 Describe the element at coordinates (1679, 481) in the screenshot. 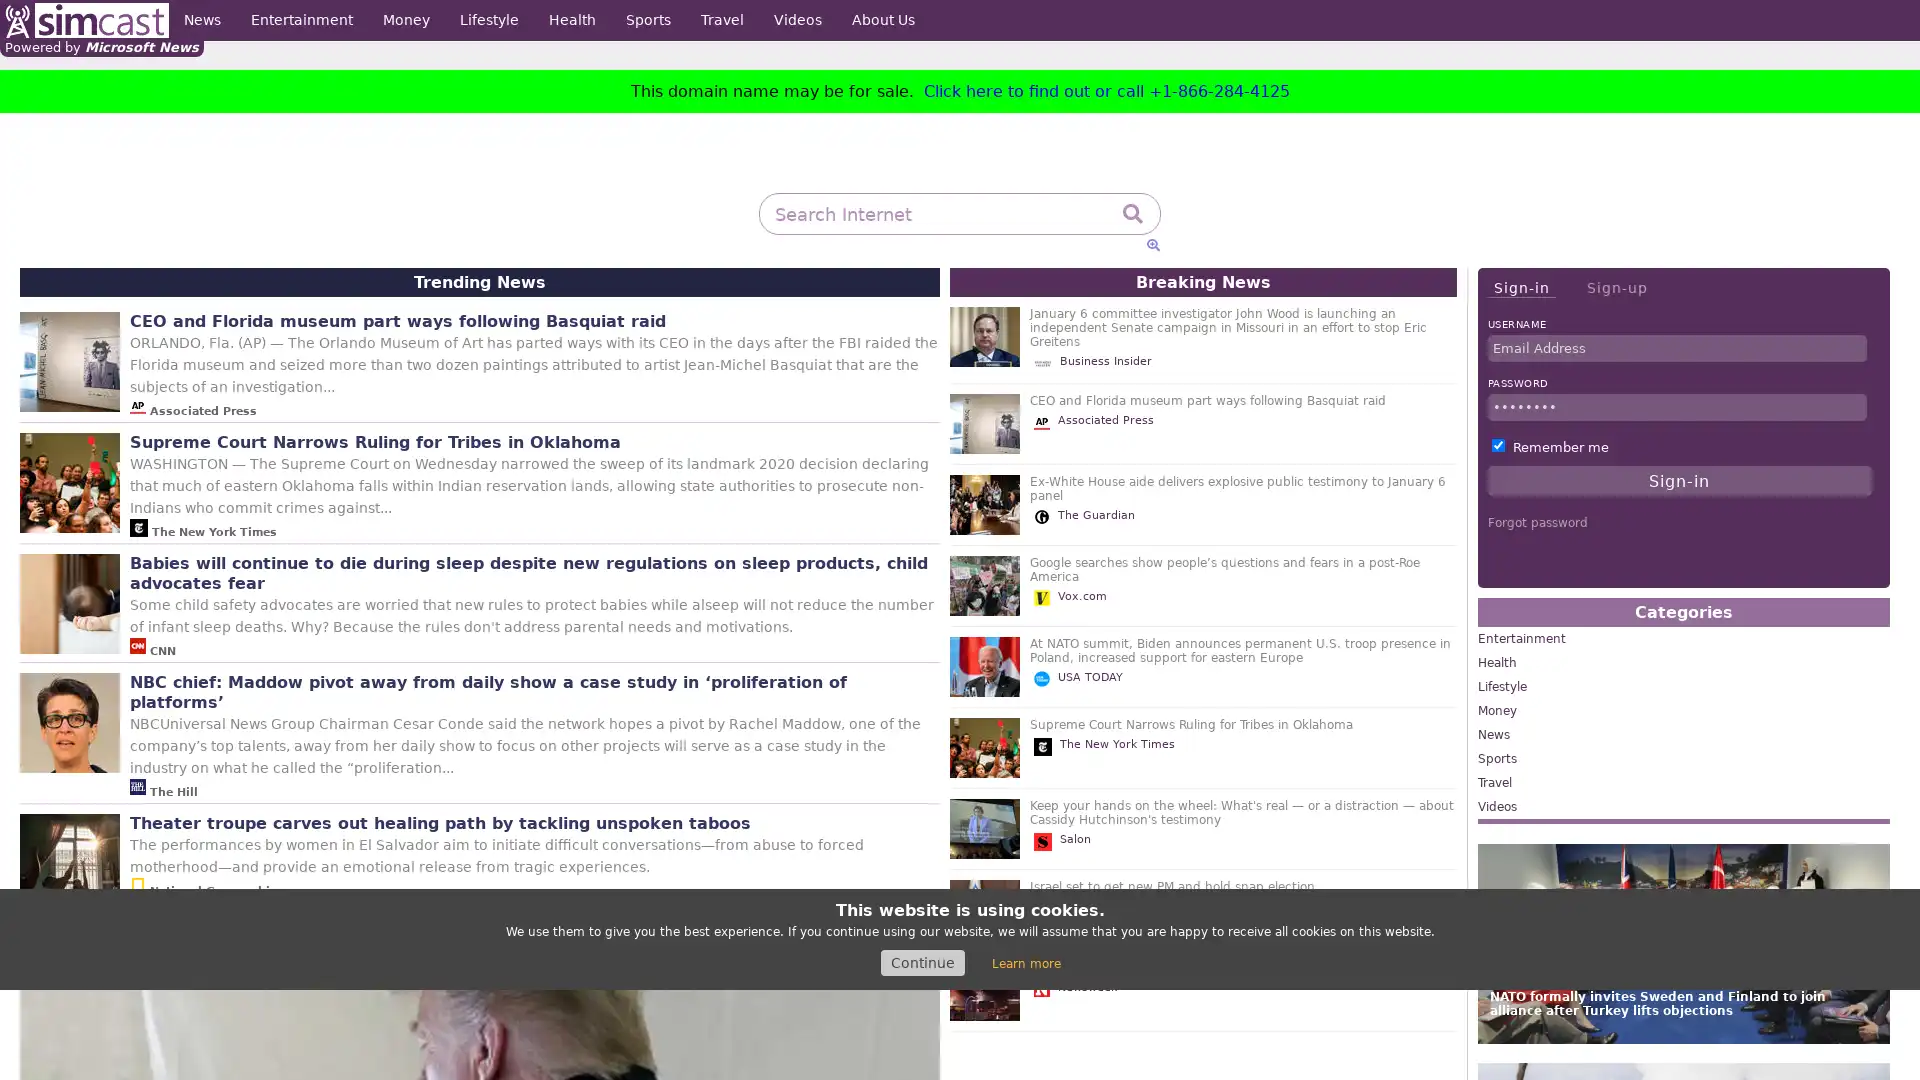

I see `Sign-in` at that location.